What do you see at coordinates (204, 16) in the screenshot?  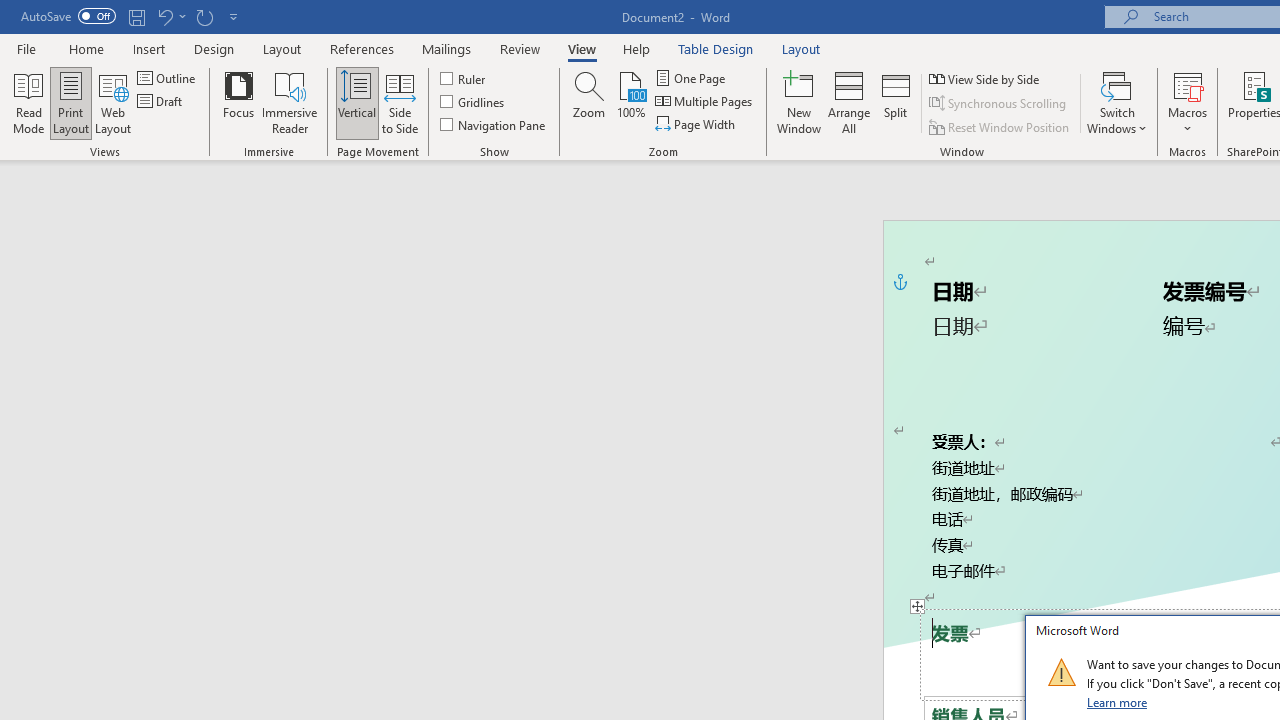 I see `'Repeat Style'` at bounding box center [204, 16].